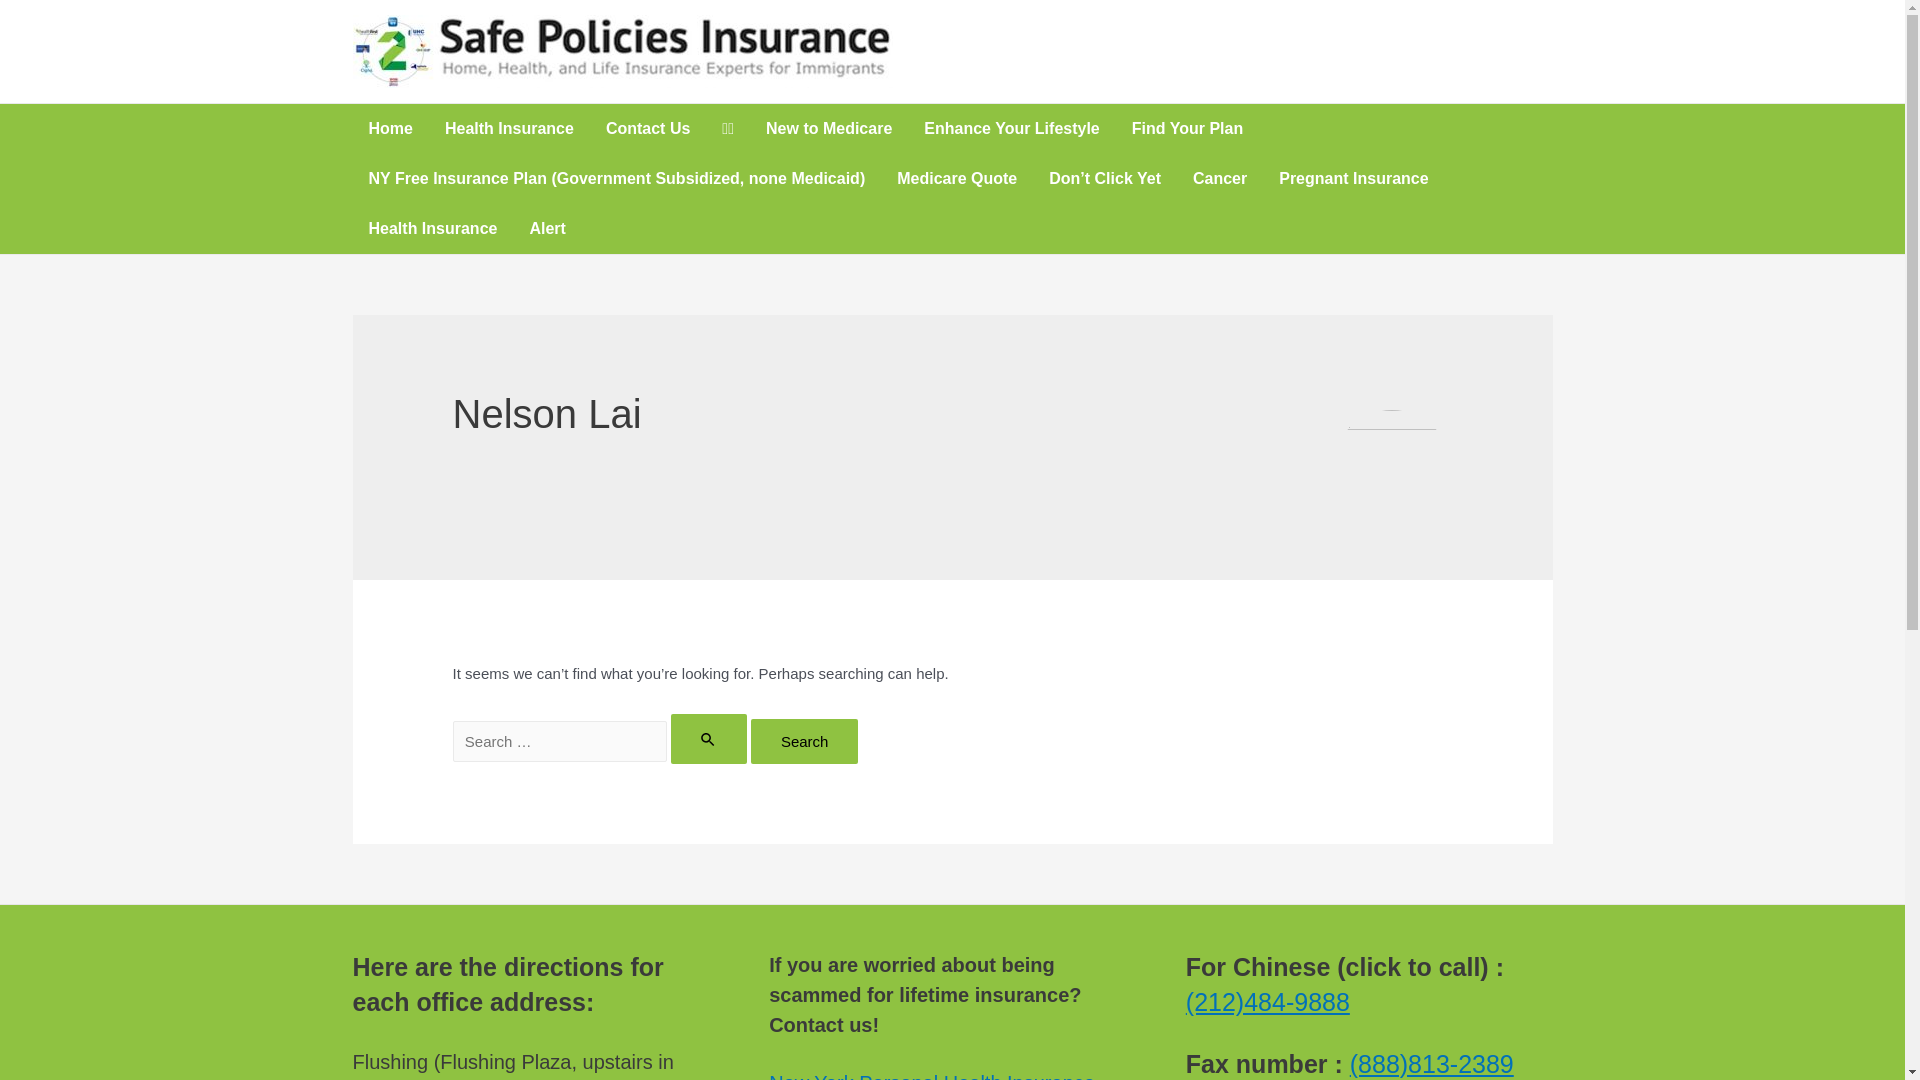 The width and height of the screenshot is (1920, 1080). What do you see at coordinates (547, 227) in the screenshot?
I see `'Alert'` at bounding box center [547, 227].